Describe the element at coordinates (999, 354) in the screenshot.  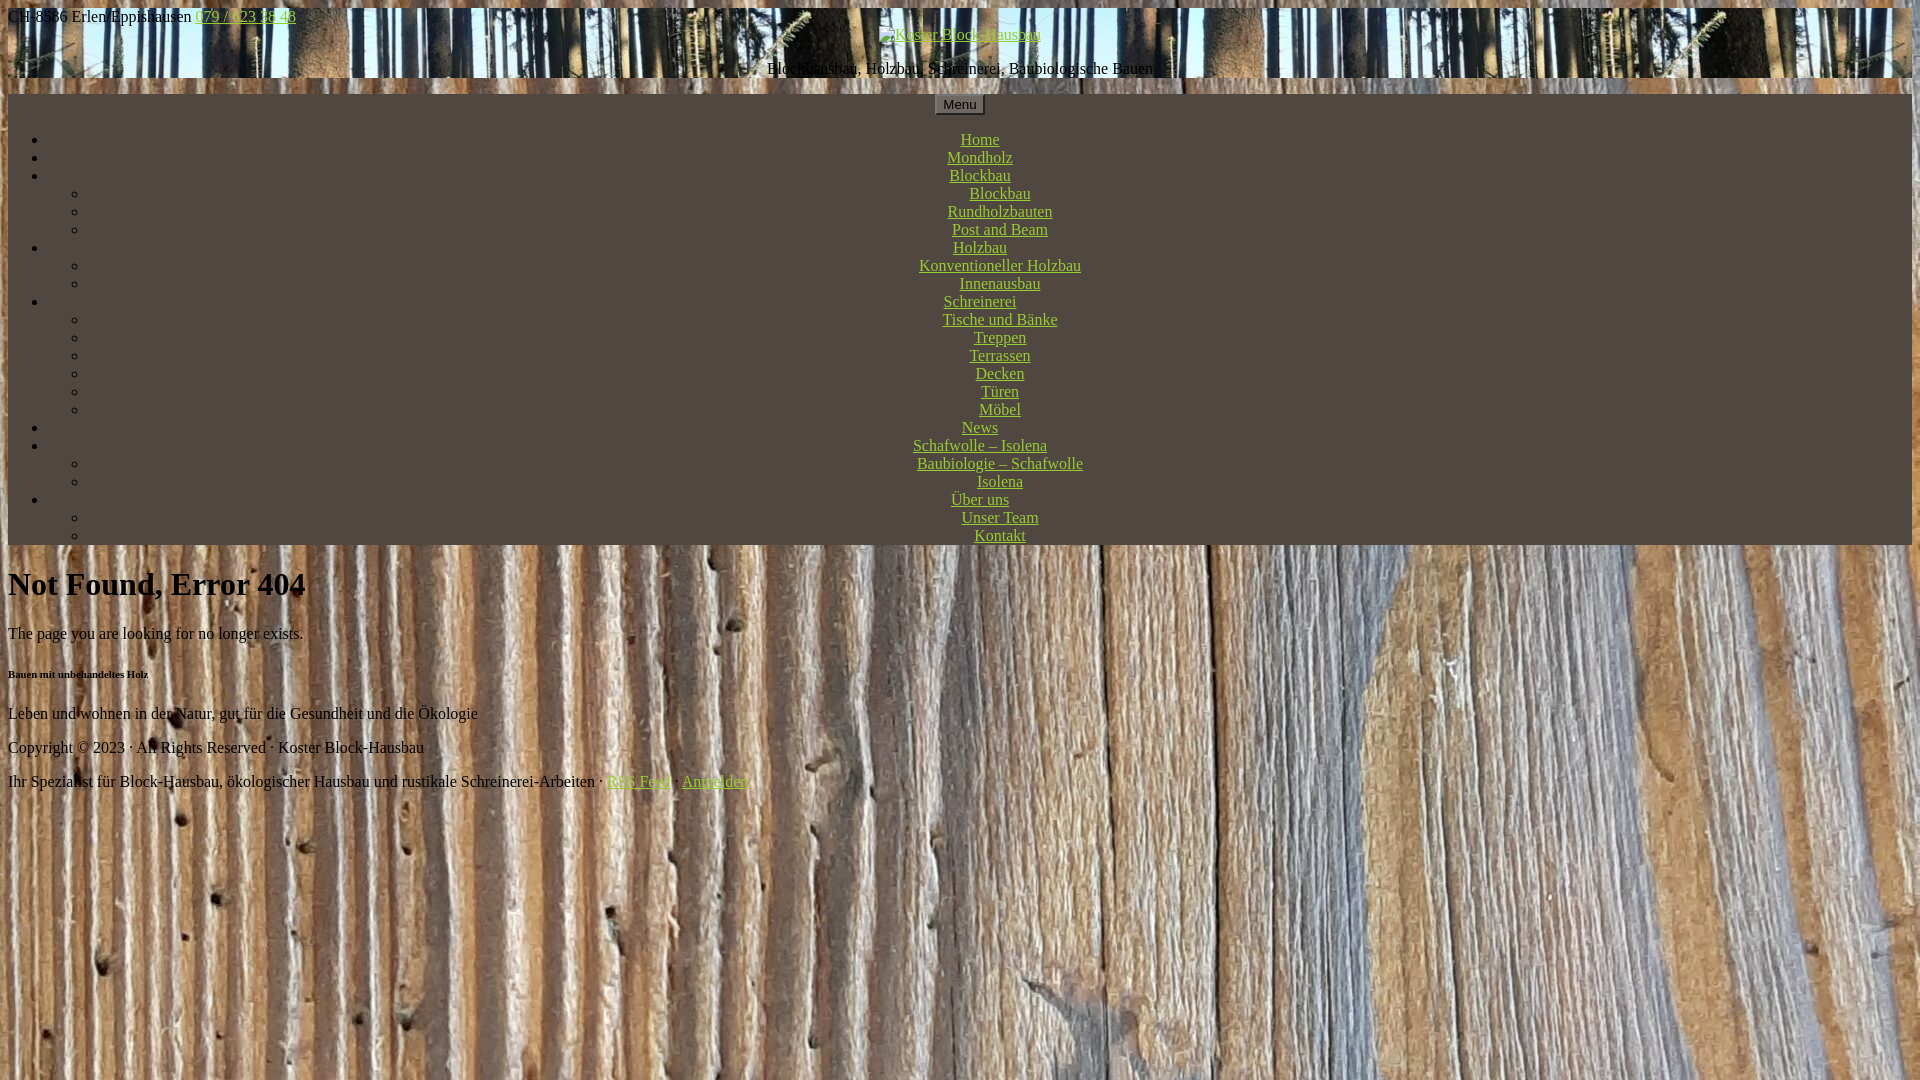
I see `'Terrassen'` at that location.